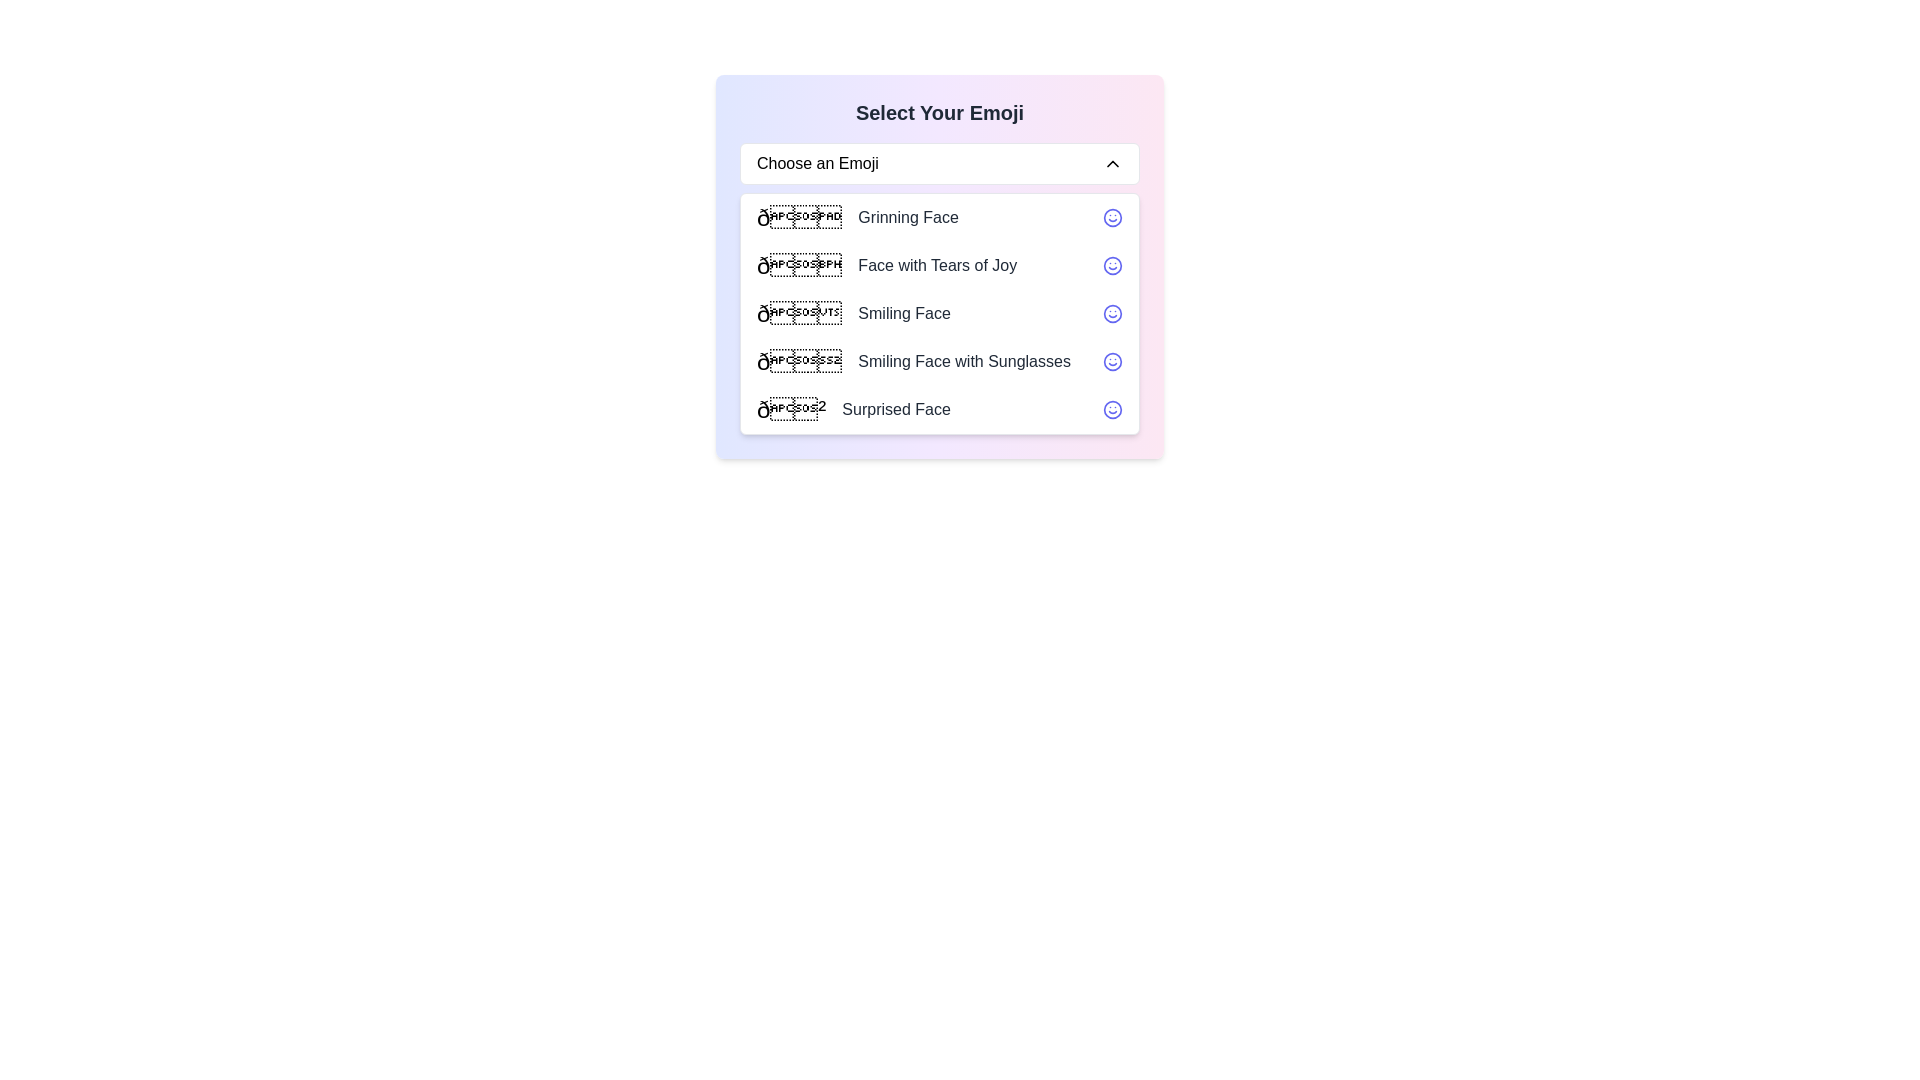 The height and width of the screenshot is (1080, 1920). Describe the element at coordinates (939, 163) in the screenshot. I see `the drop-down button located below the title 'Select Your Emoji'` at that location.